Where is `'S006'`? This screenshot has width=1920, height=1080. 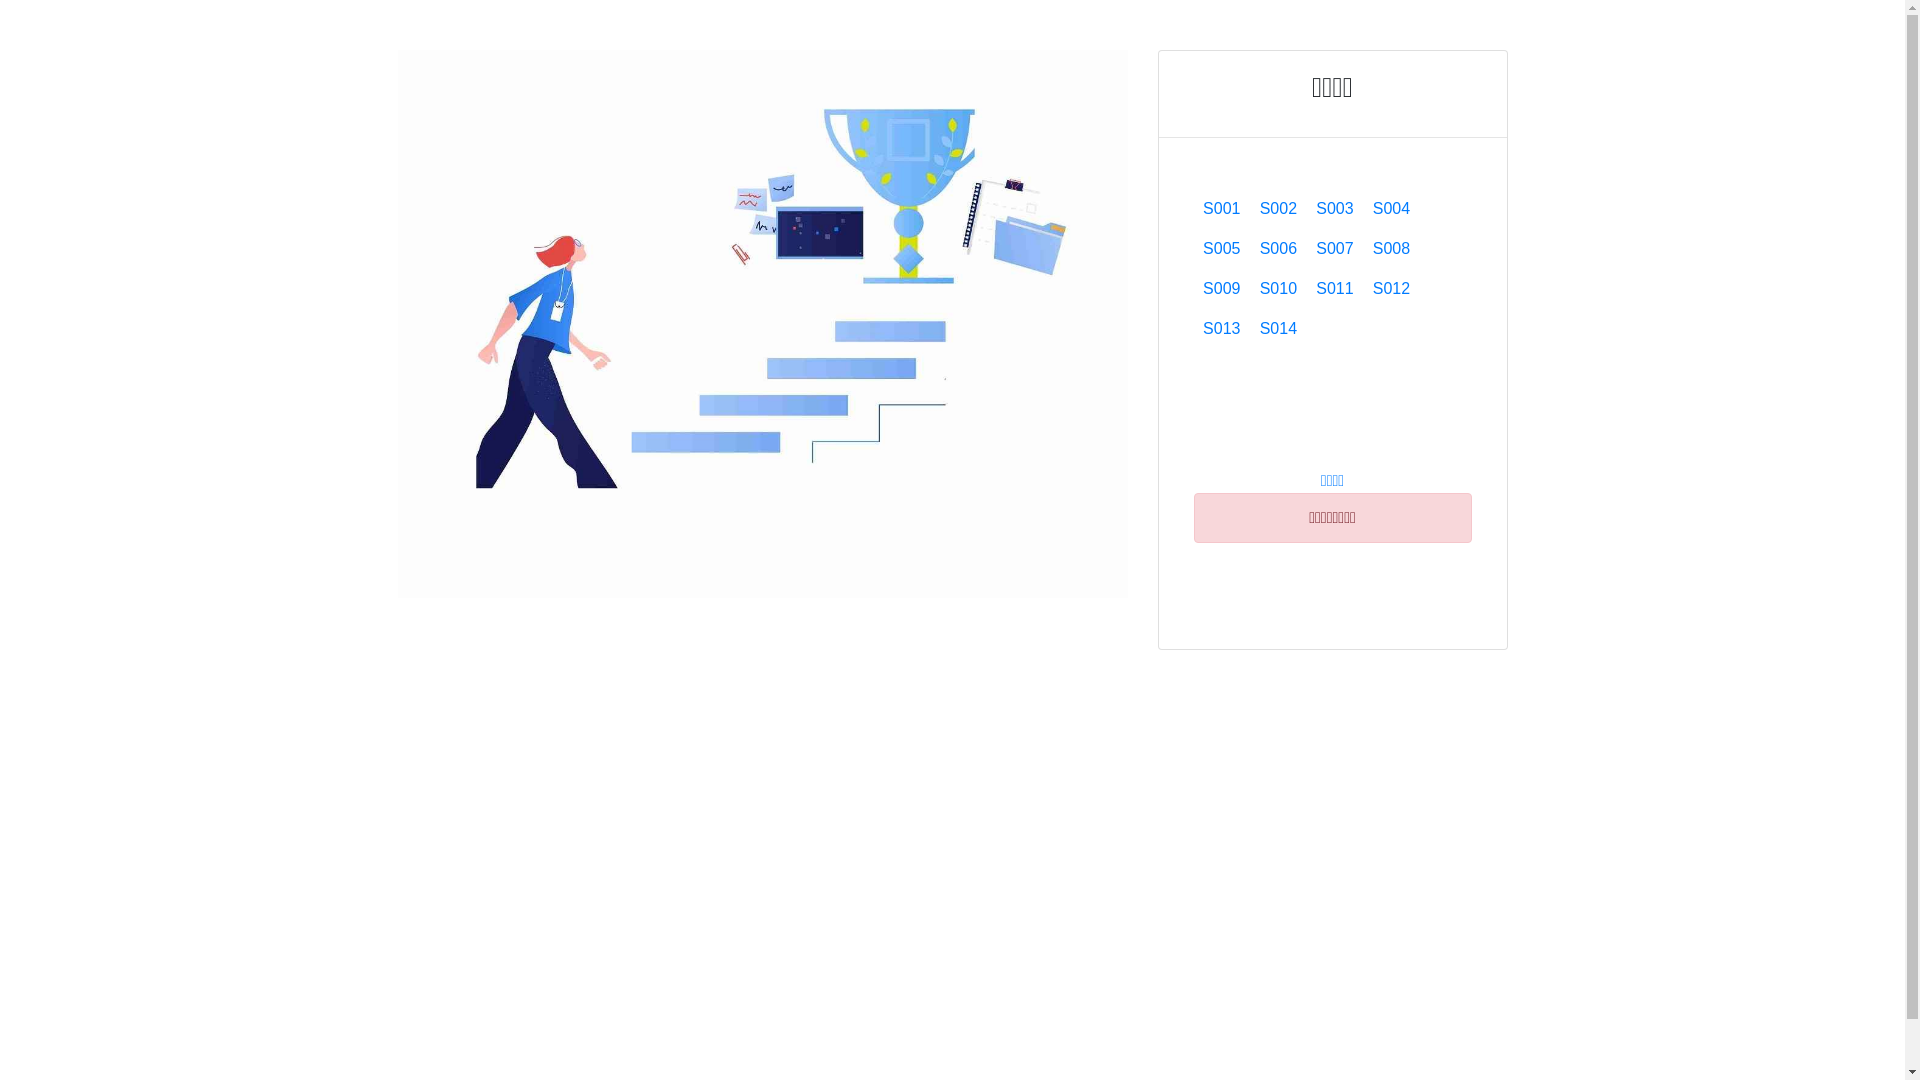 'S006' is located at coordinates (1277, 248).